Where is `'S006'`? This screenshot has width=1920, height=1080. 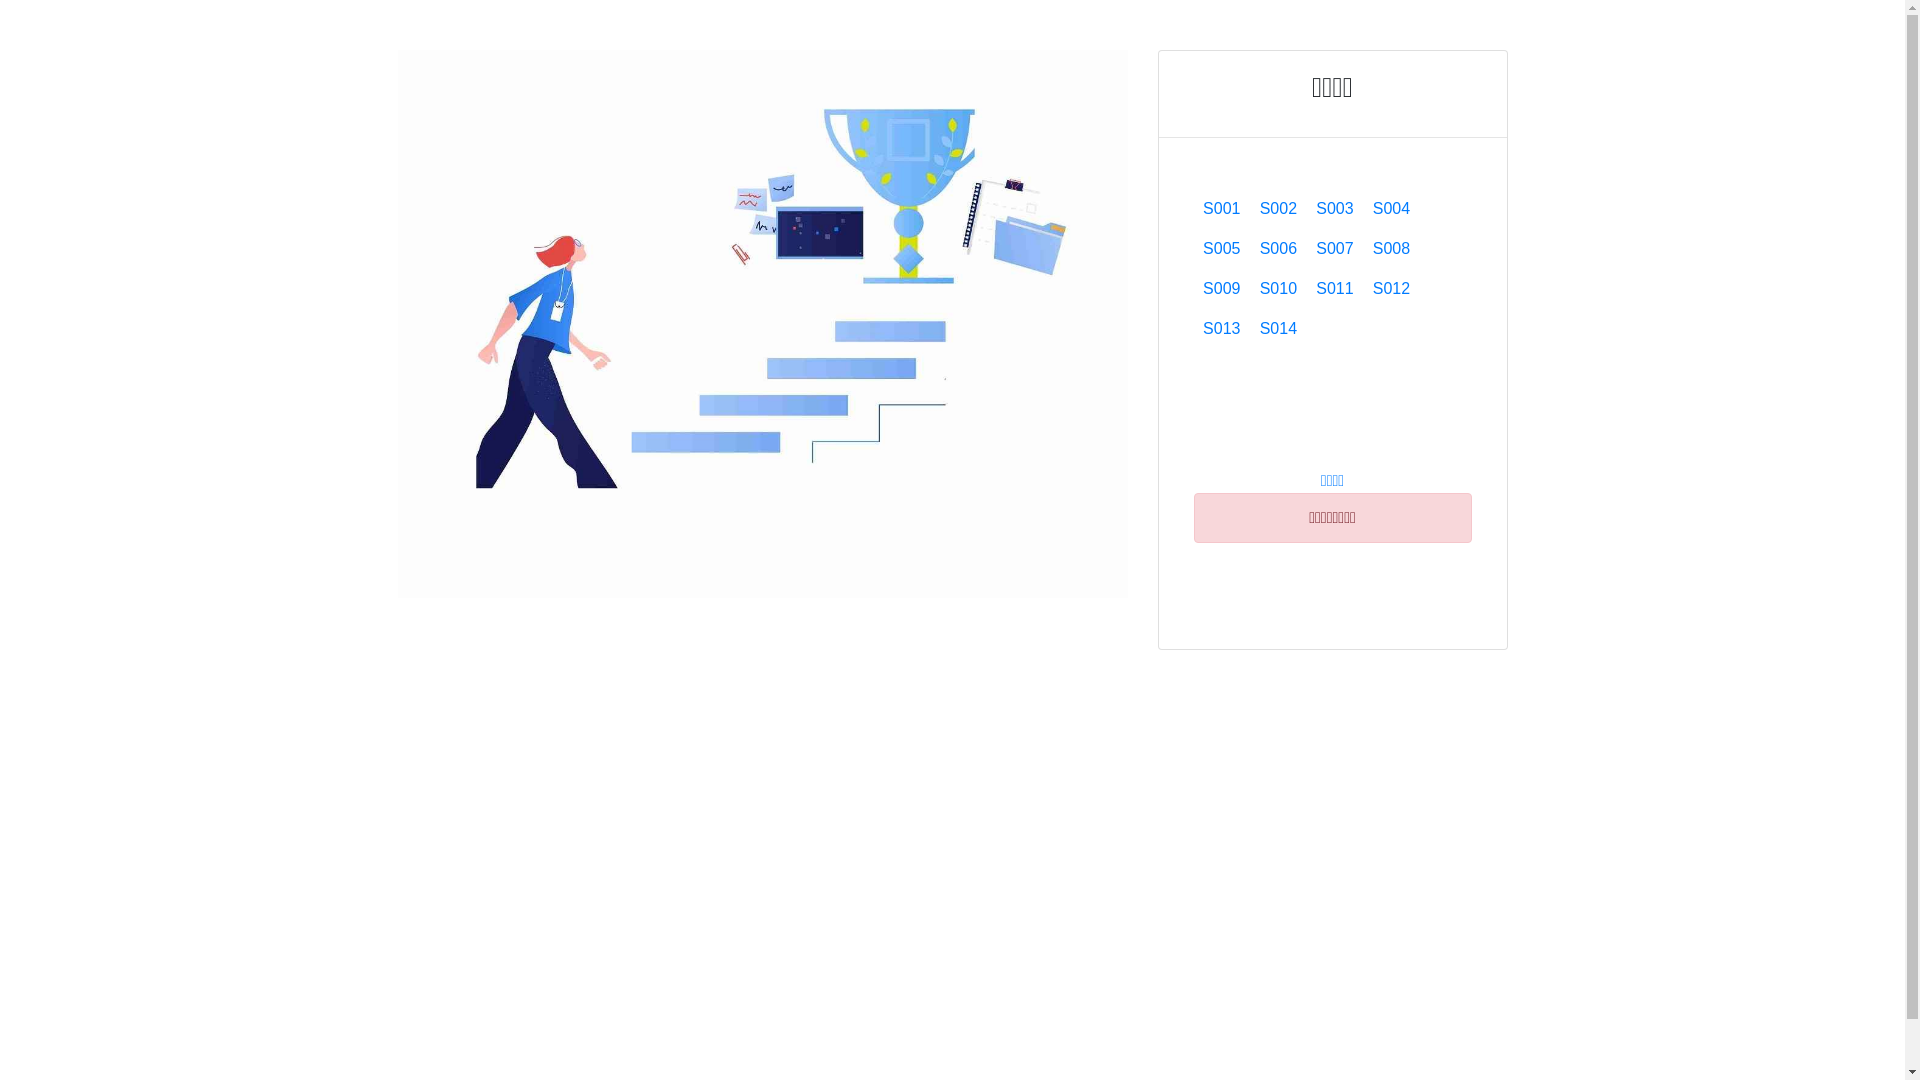 'S006' is located at coordinates (1277, 248).